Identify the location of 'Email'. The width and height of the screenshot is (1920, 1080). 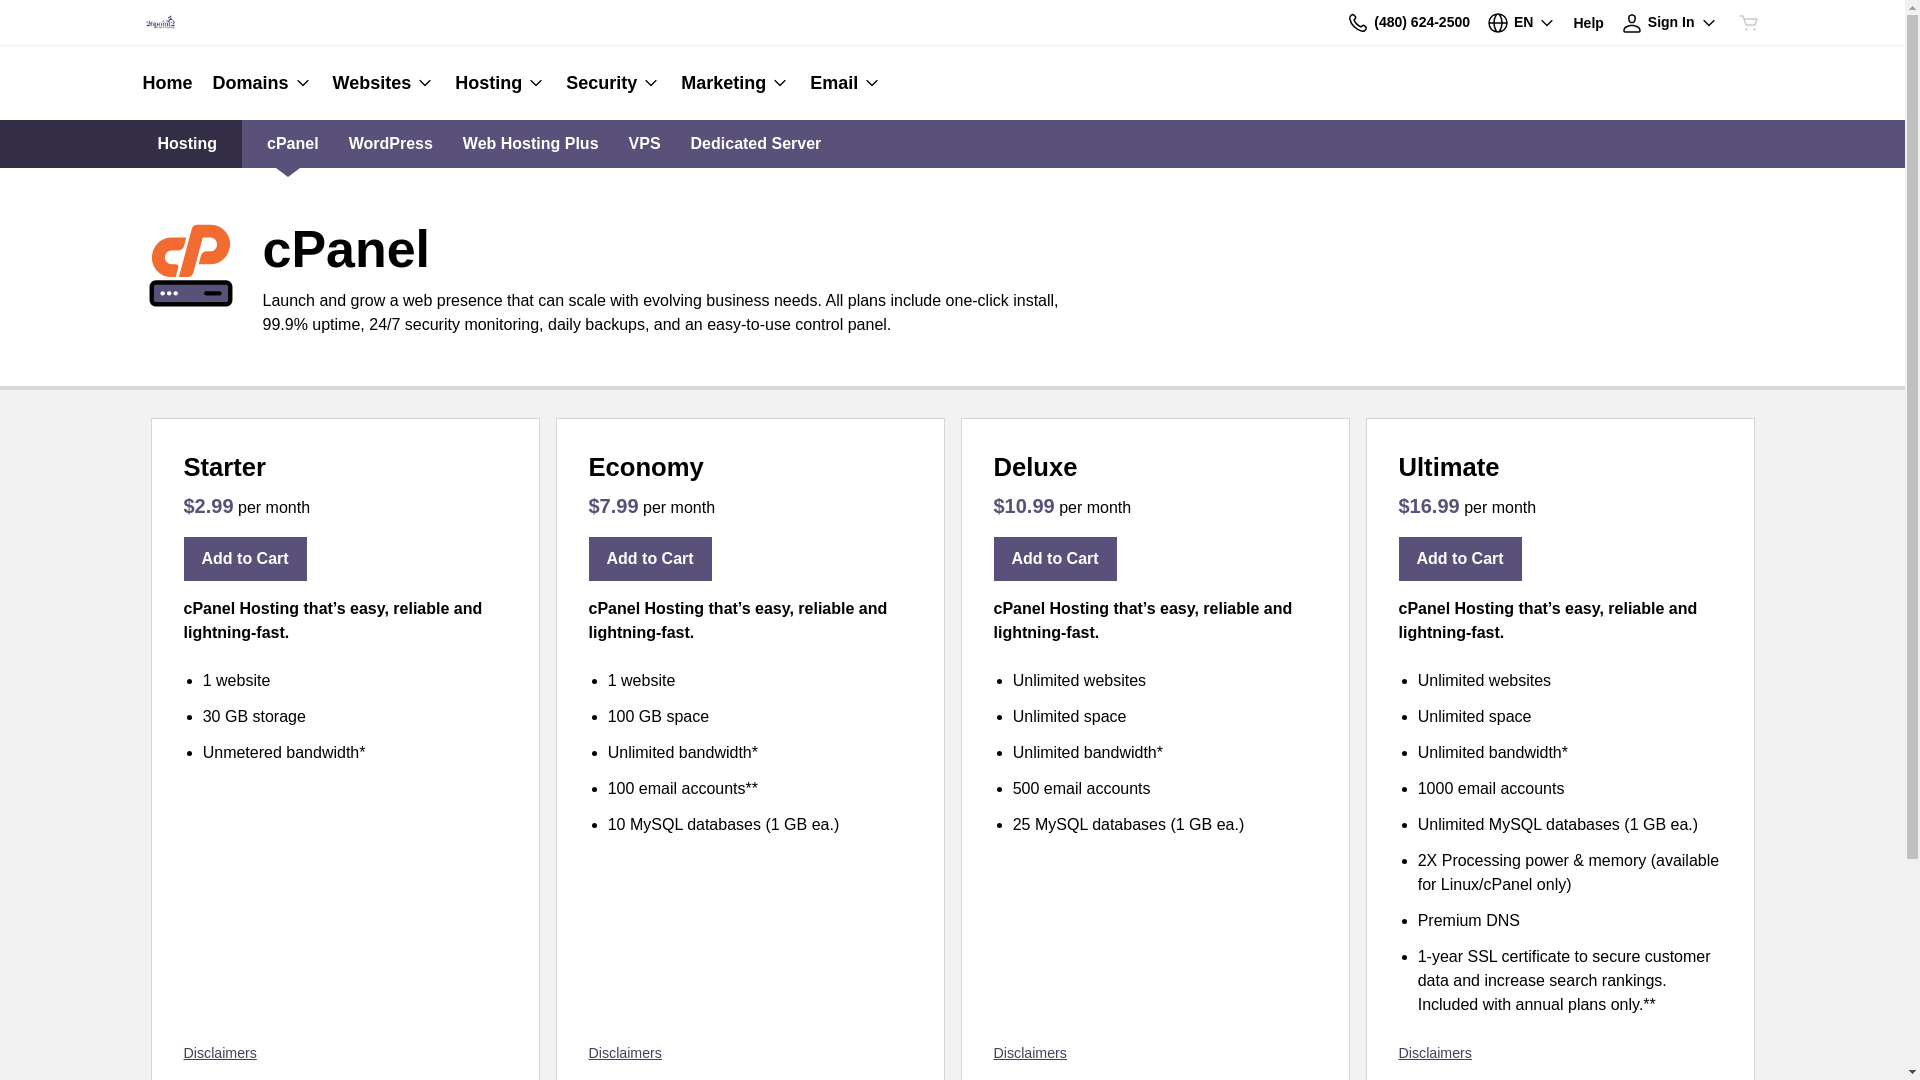
(840, 82).